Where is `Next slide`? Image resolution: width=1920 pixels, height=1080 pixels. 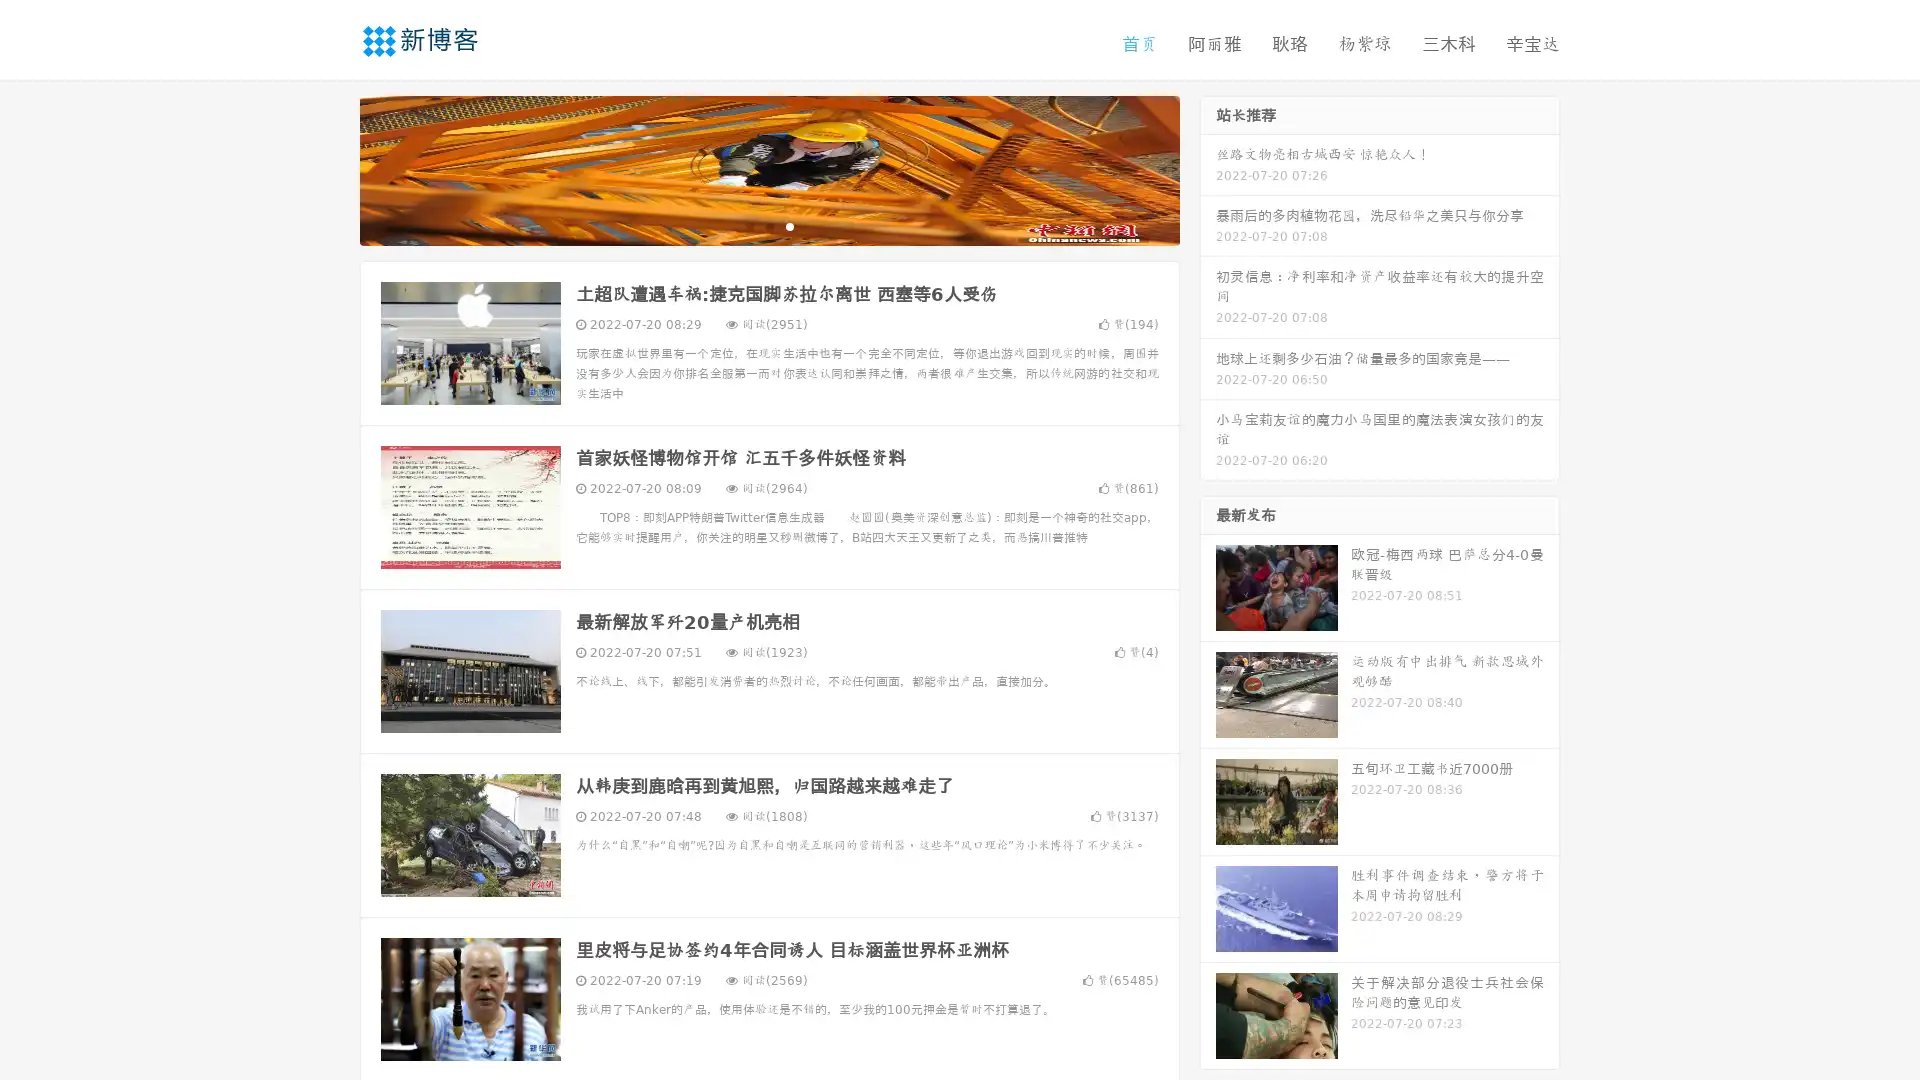 Next slide is located at coordinates (1208, 168).